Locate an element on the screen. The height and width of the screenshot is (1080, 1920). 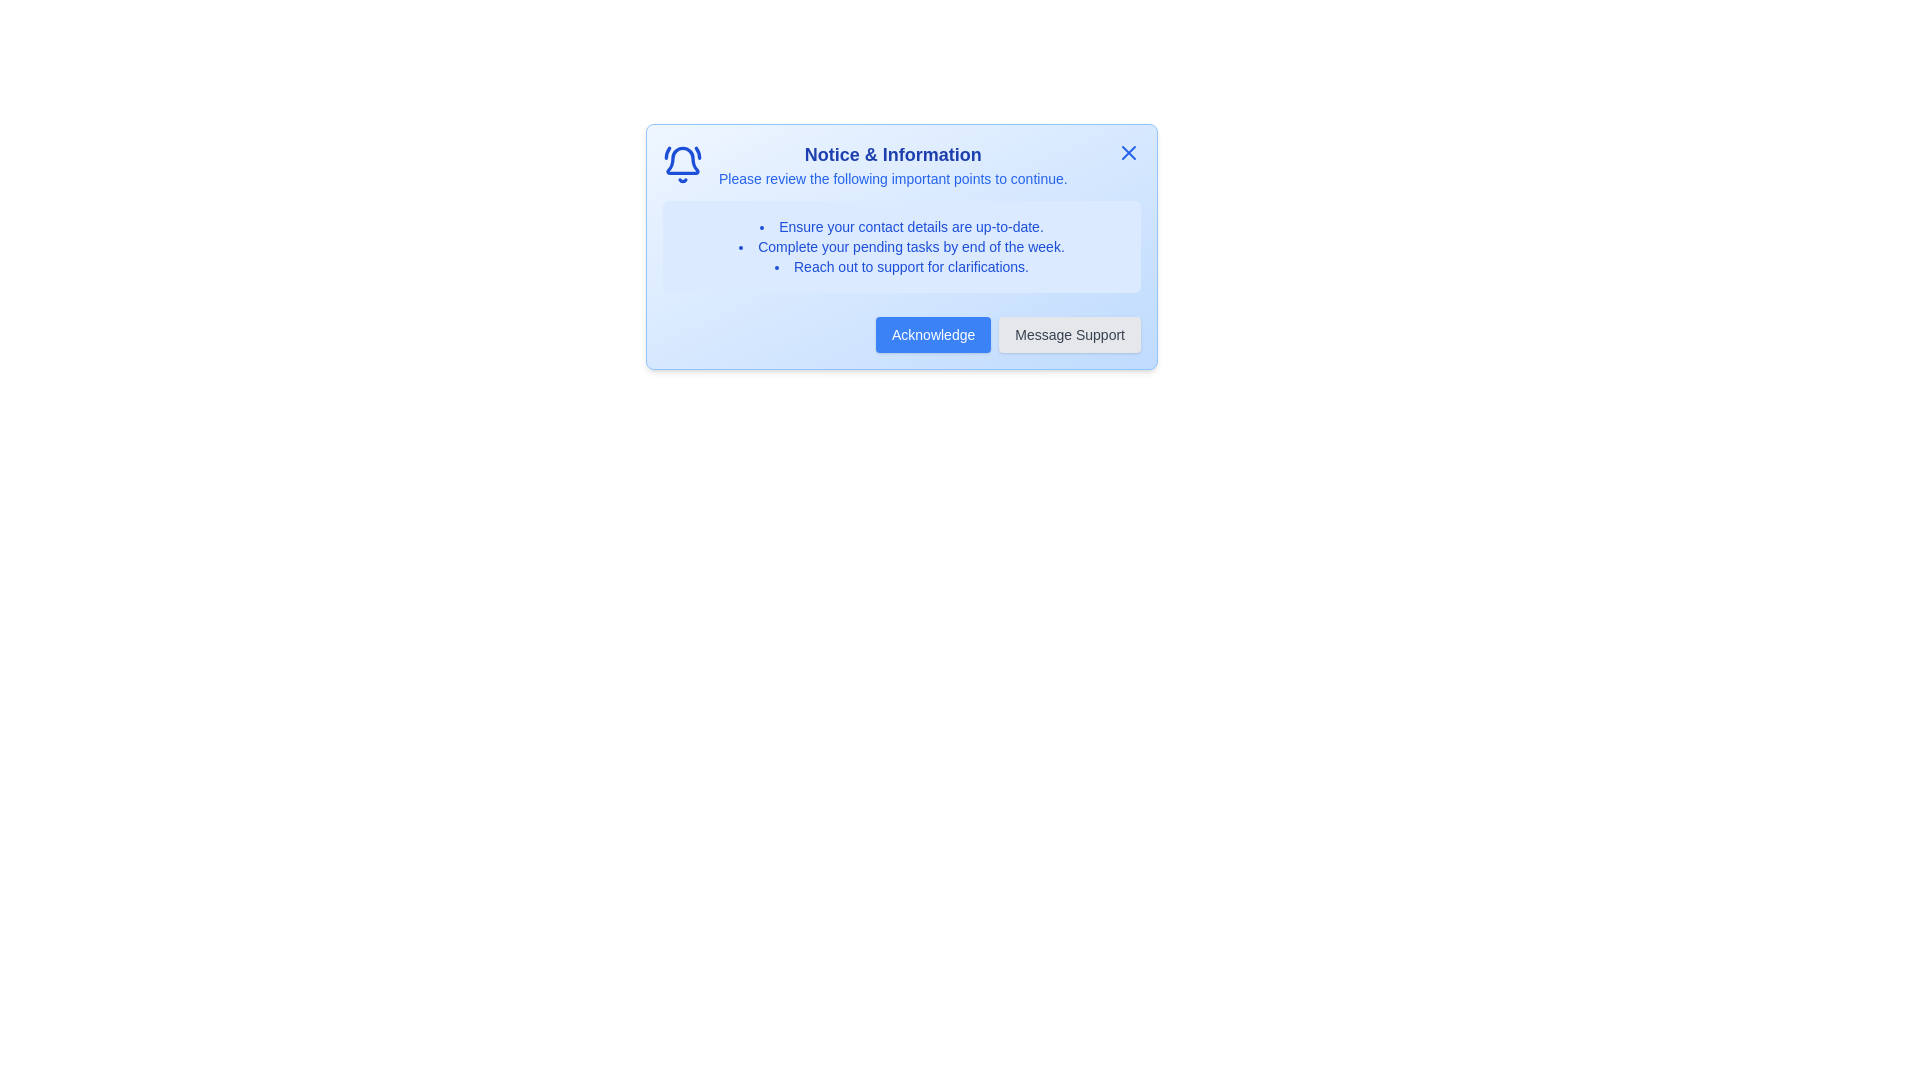
the close button of the alert to dismiss it is located at coordinates (1128, 152).